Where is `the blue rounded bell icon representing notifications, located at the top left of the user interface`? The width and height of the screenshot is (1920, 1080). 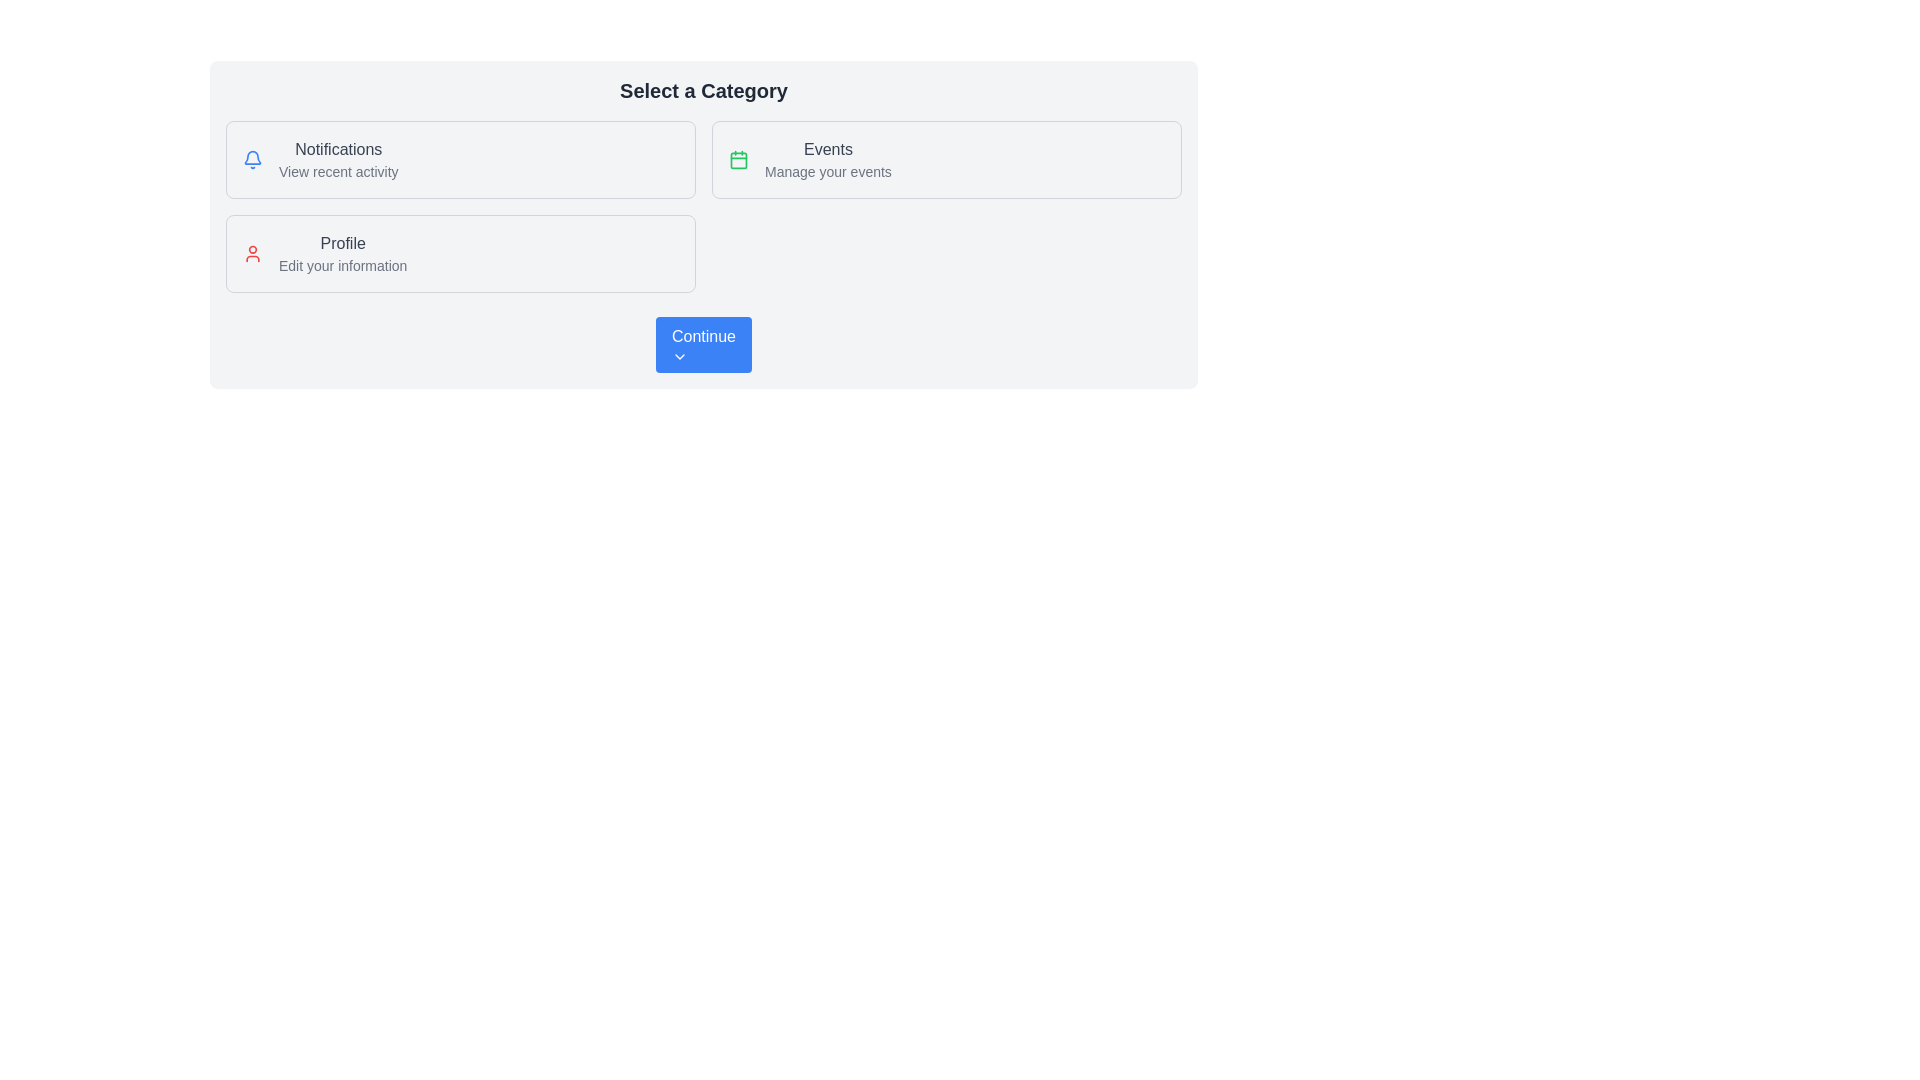
the blue rounded bell icon representing notifications, located at the top left of the user interface is located at coordinates (252, 156).